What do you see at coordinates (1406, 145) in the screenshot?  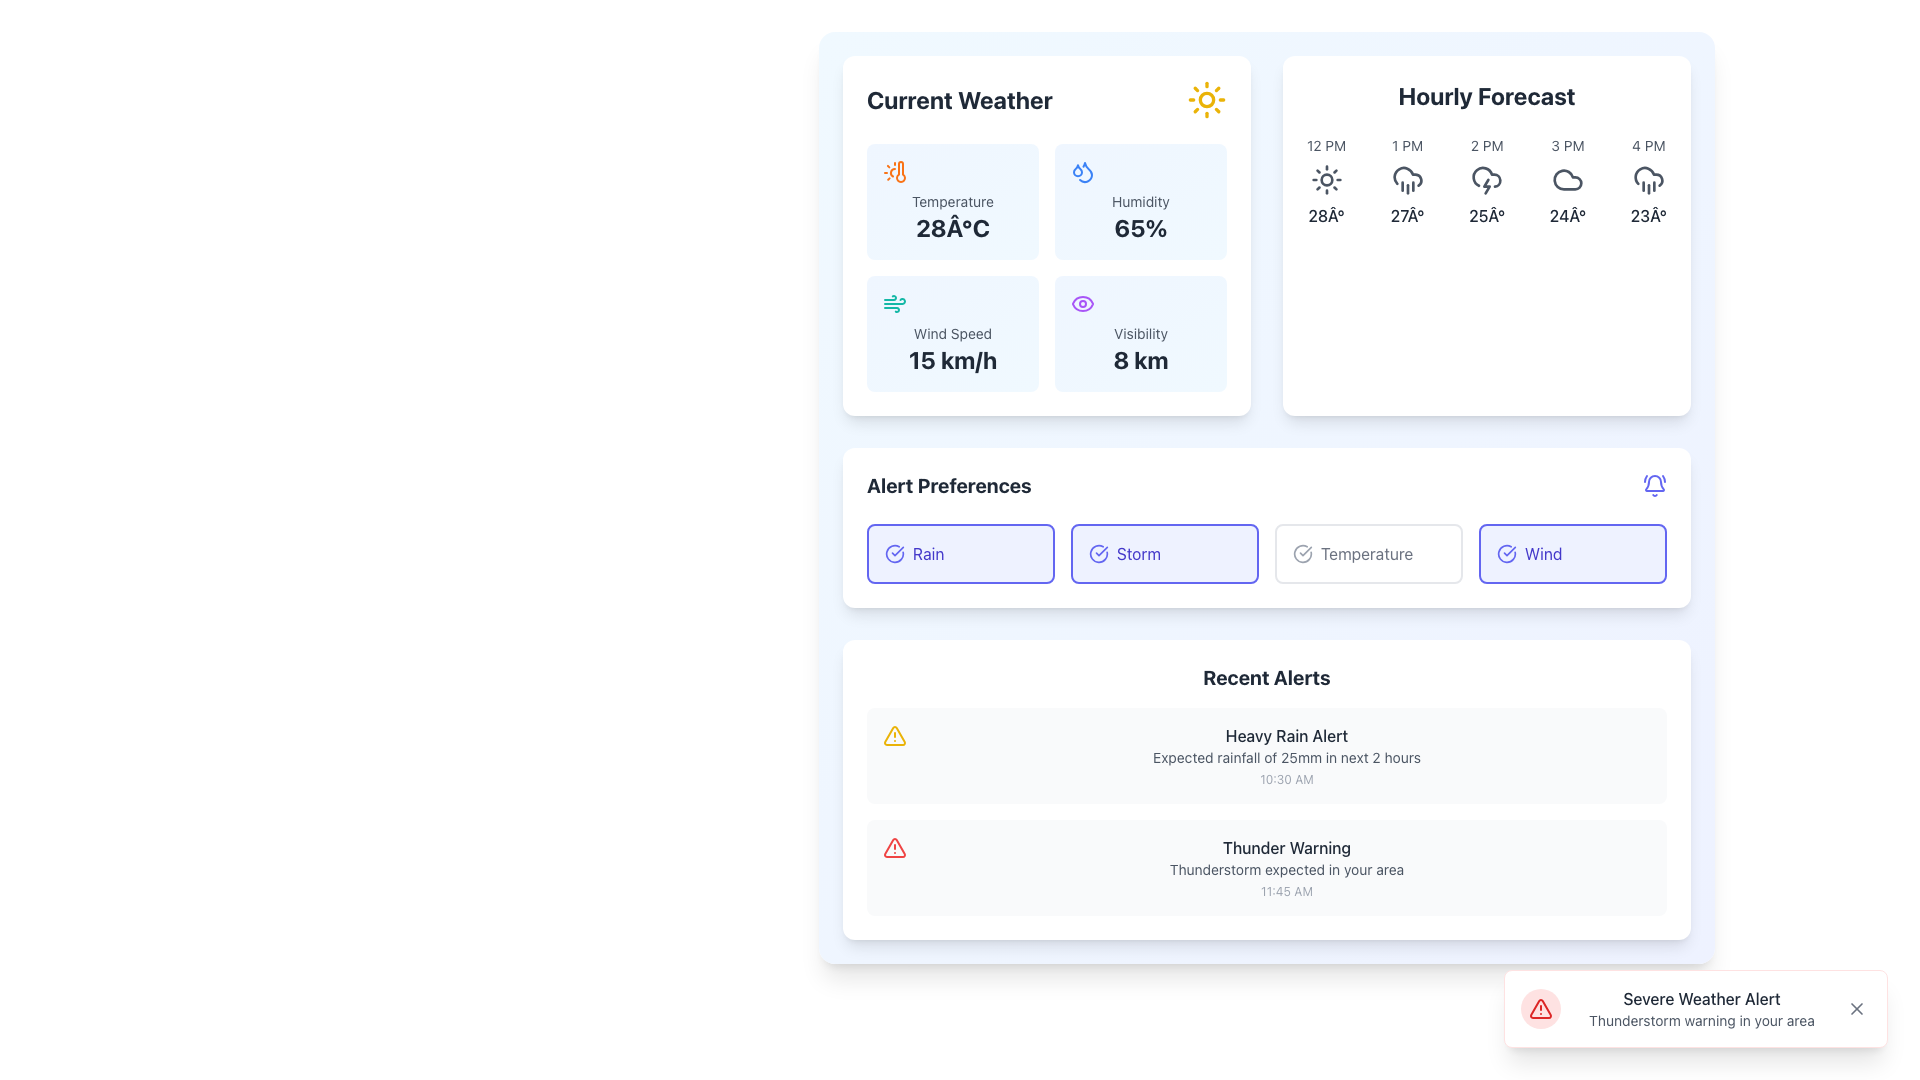 I see `the static text indicating the chronological time for the weather forecast, positioned in the 'Hourly Forecast' section above the '27°' temperature label and under the '1 PM' column header` at bounding box center [1406, 145].